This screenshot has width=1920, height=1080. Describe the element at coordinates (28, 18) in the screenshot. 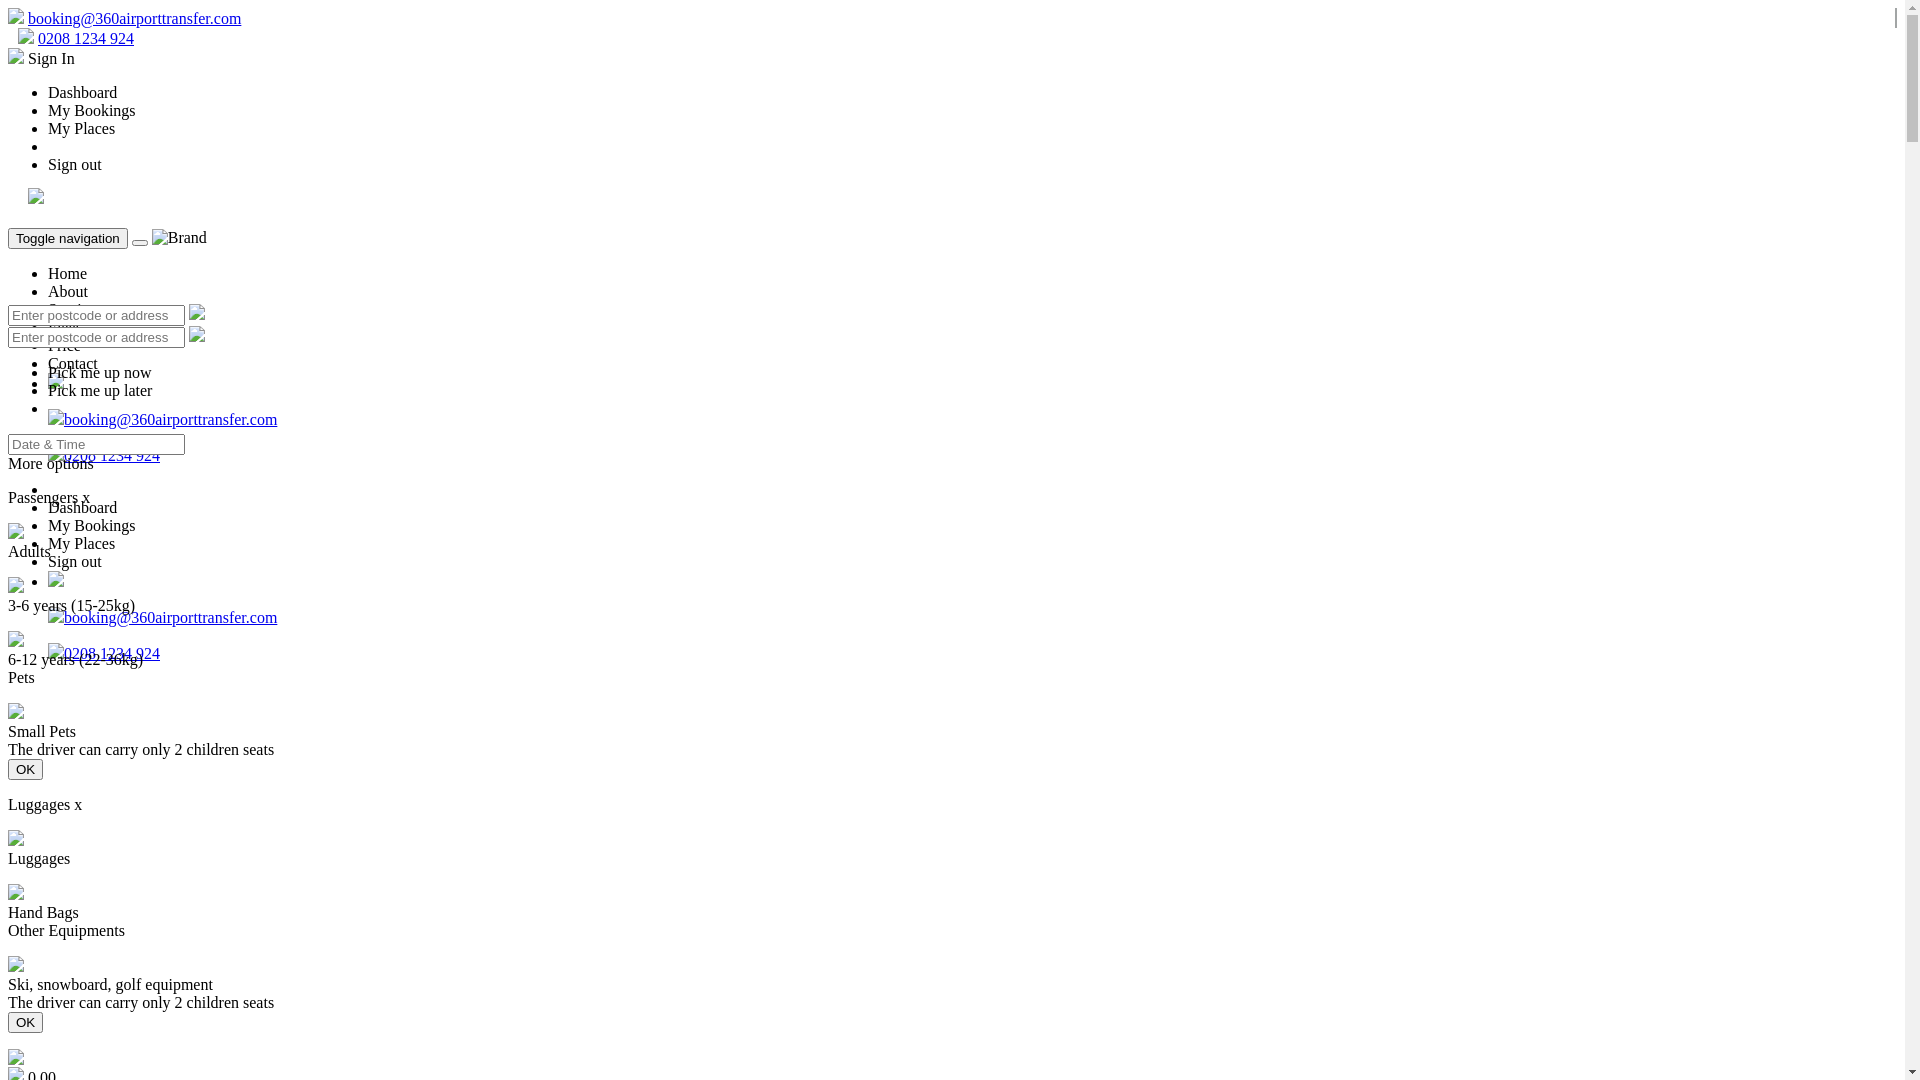

I see `'booking@360airporttransfer.com'` at that location.